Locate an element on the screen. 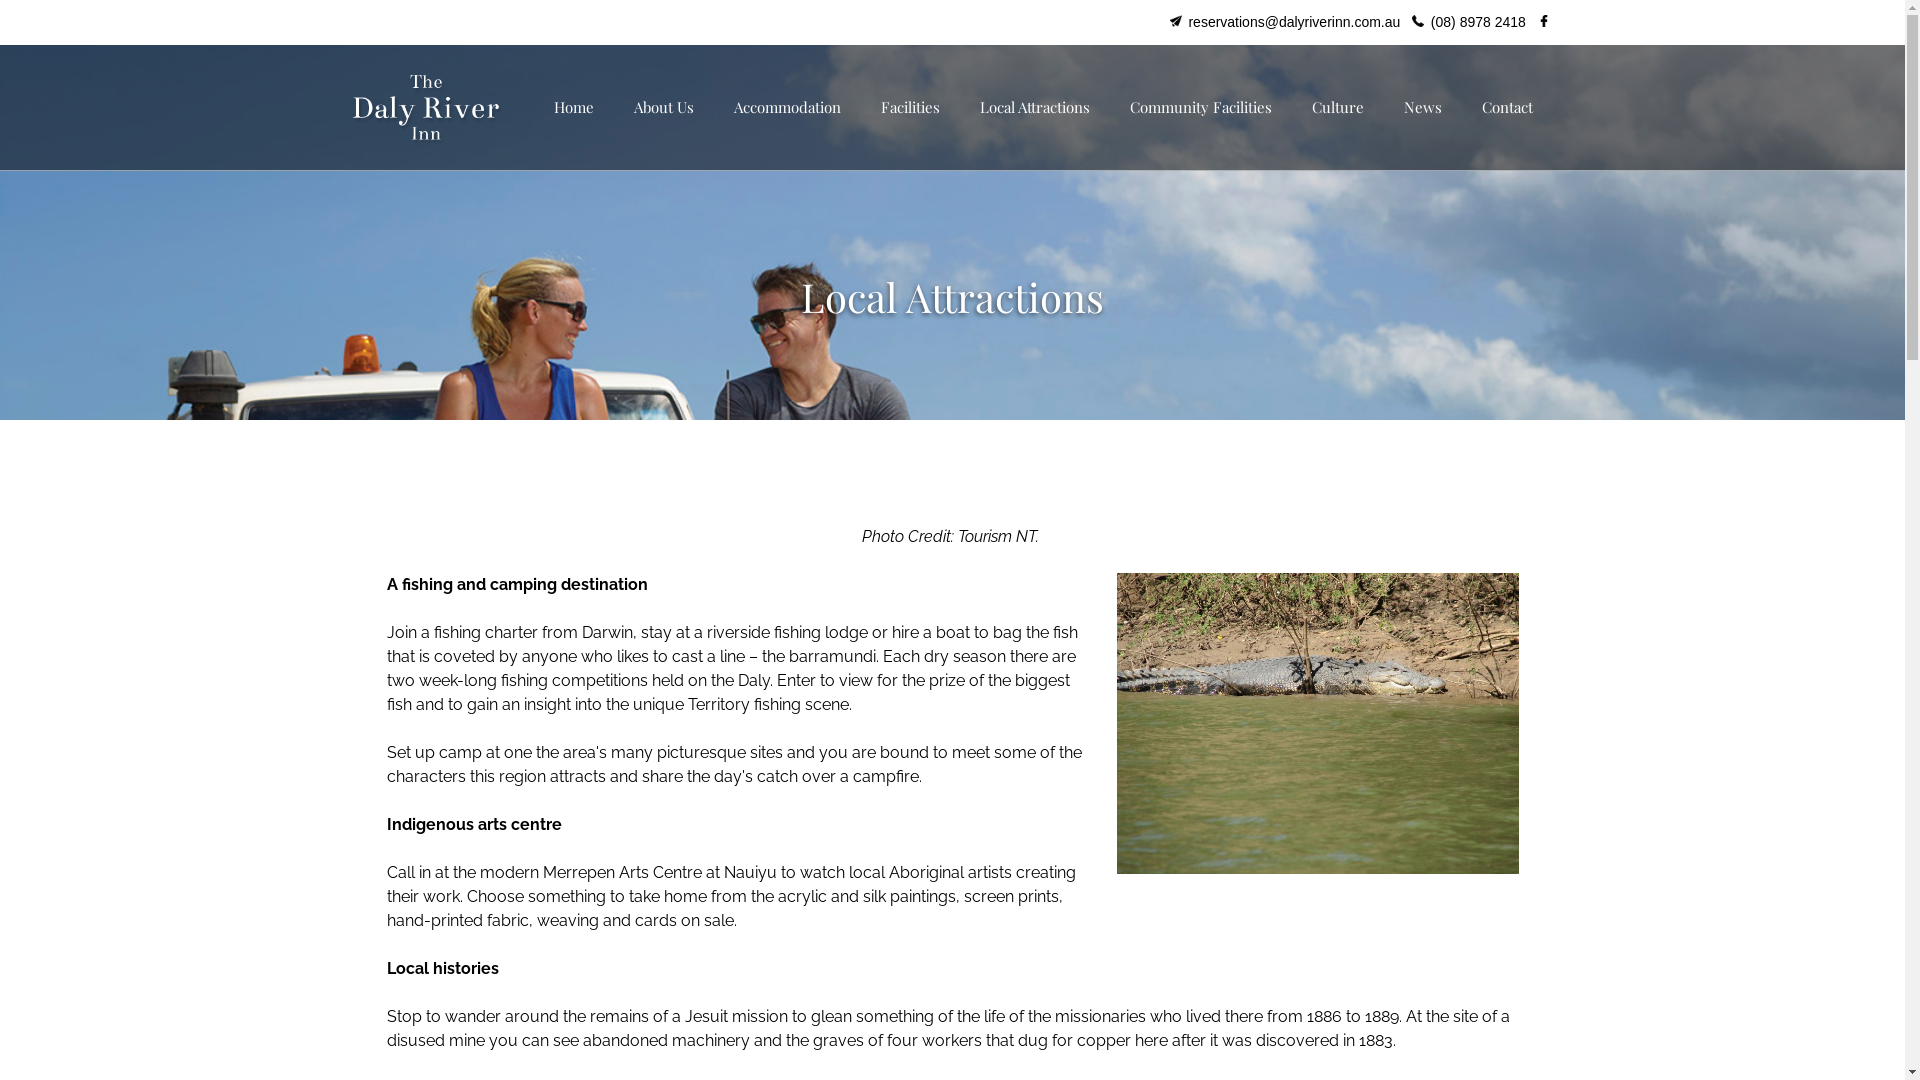  'Local Attractions' is located at coordinates (1035, 107).